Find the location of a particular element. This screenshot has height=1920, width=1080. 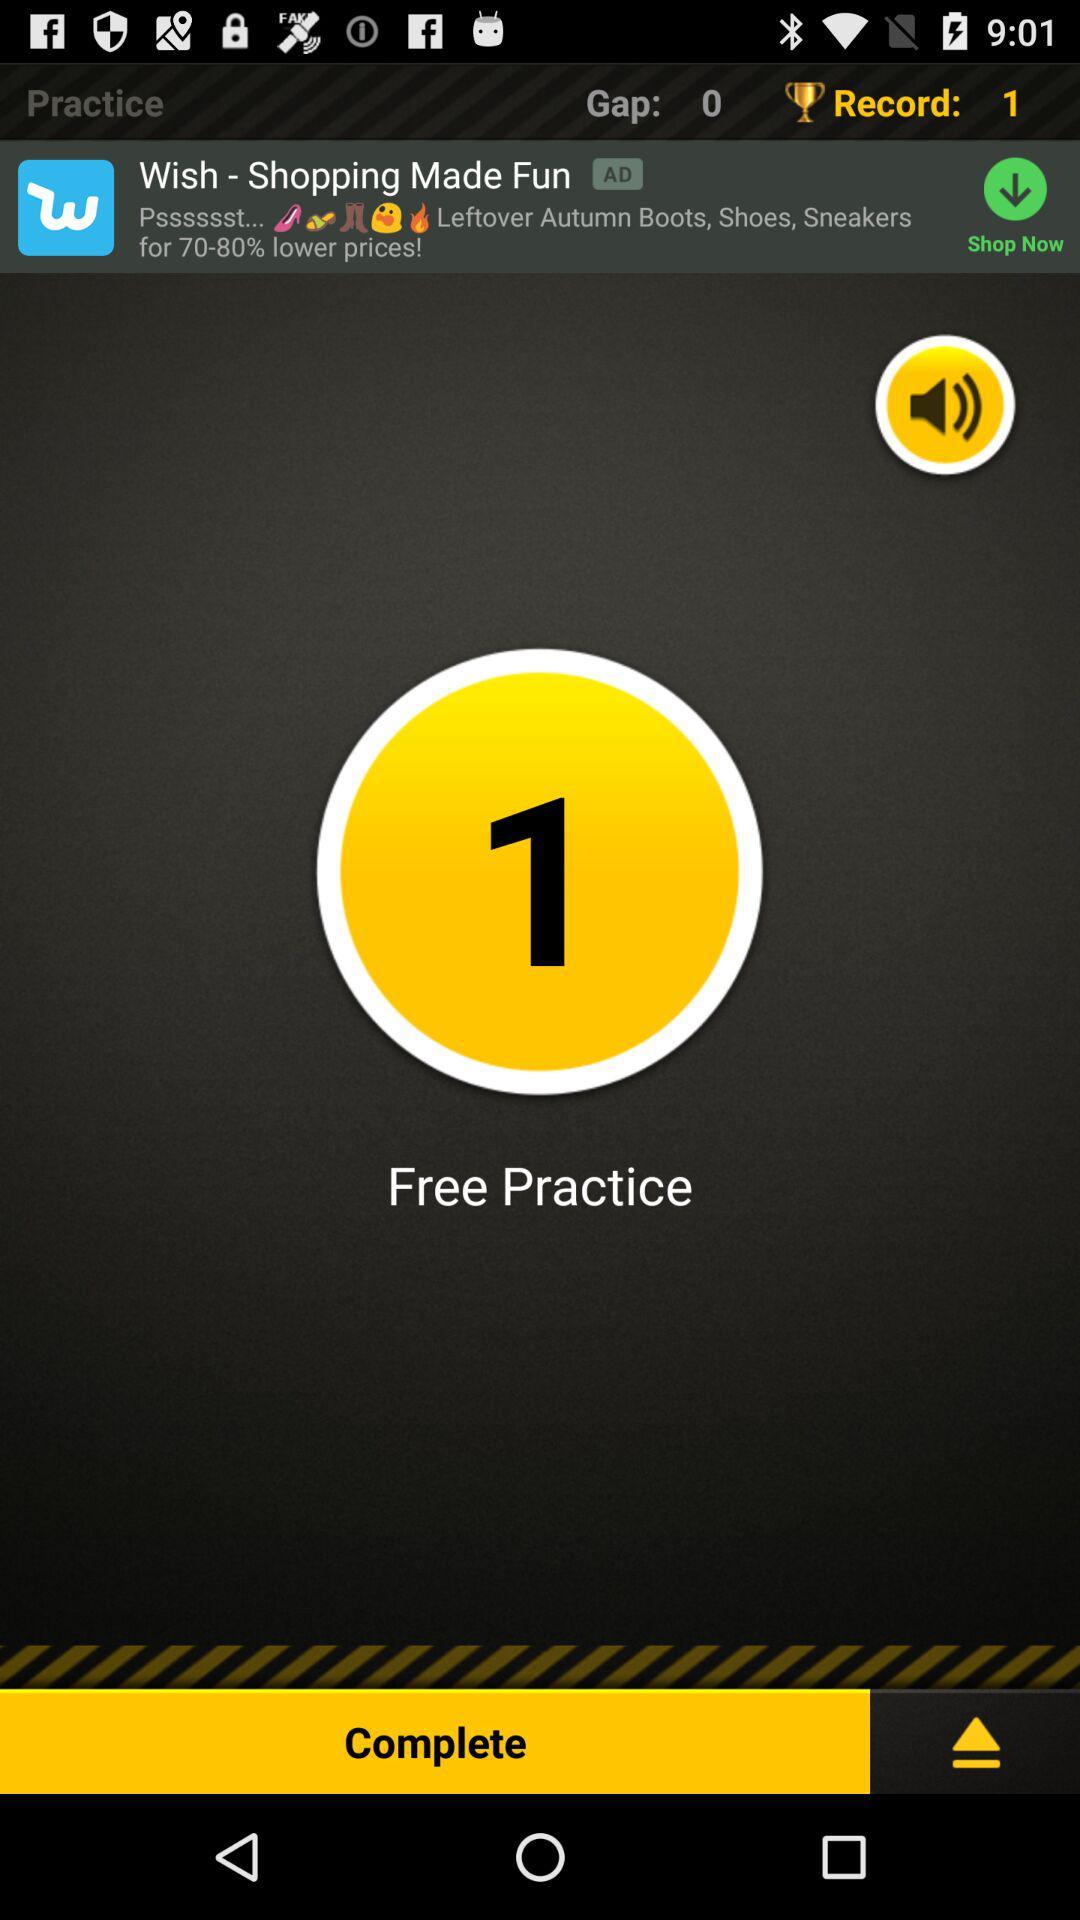

the audio is located at coordinates (945, 406).